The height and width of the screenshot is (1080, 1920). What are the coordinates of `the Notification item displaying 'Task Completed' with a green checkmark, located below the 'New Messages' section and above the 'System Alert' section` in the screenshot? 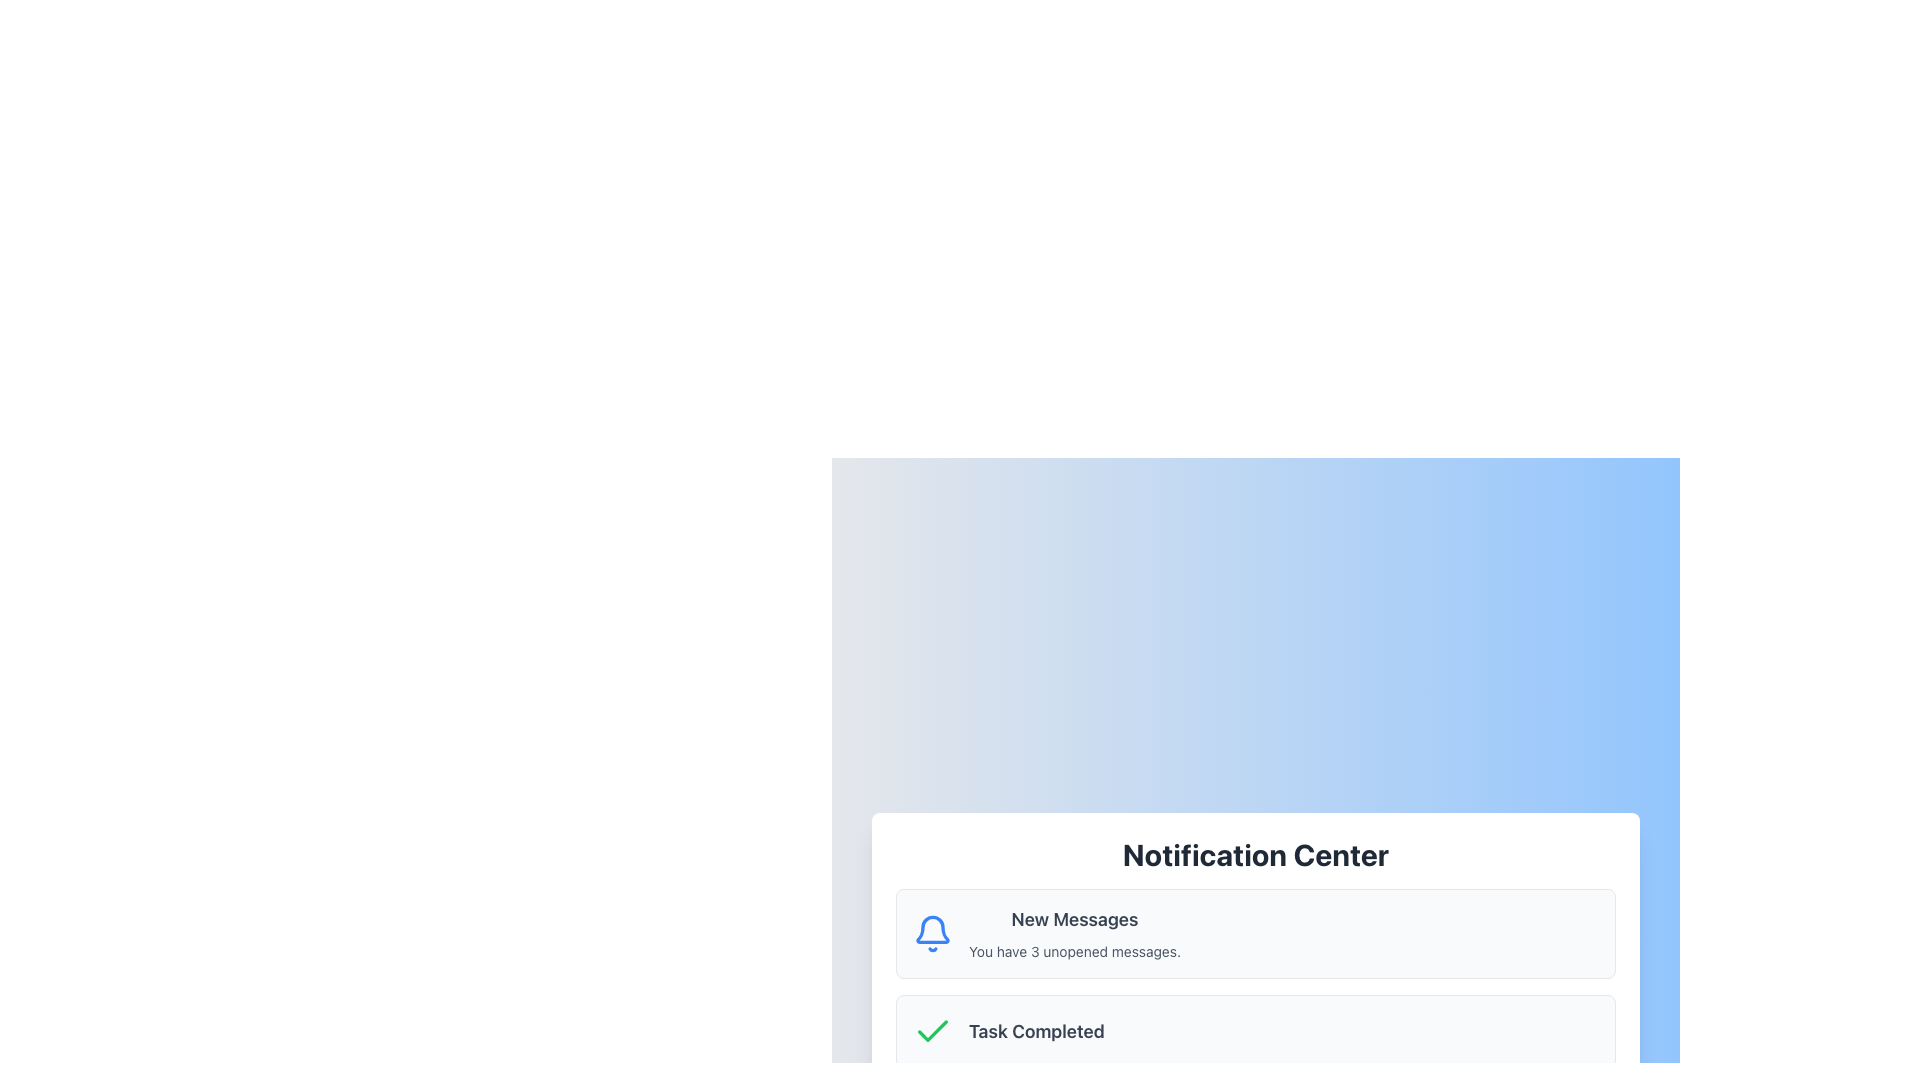 It's located at (1255, 1032).